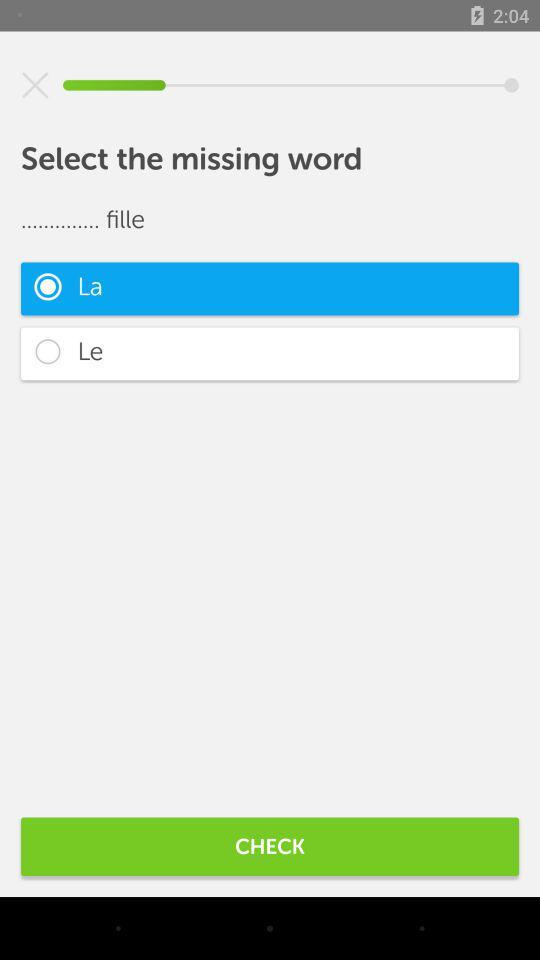 The image size is (540, 960). Describe the element at coordinates (270, 287) in the screenshot. I see `item above le item` at that location.